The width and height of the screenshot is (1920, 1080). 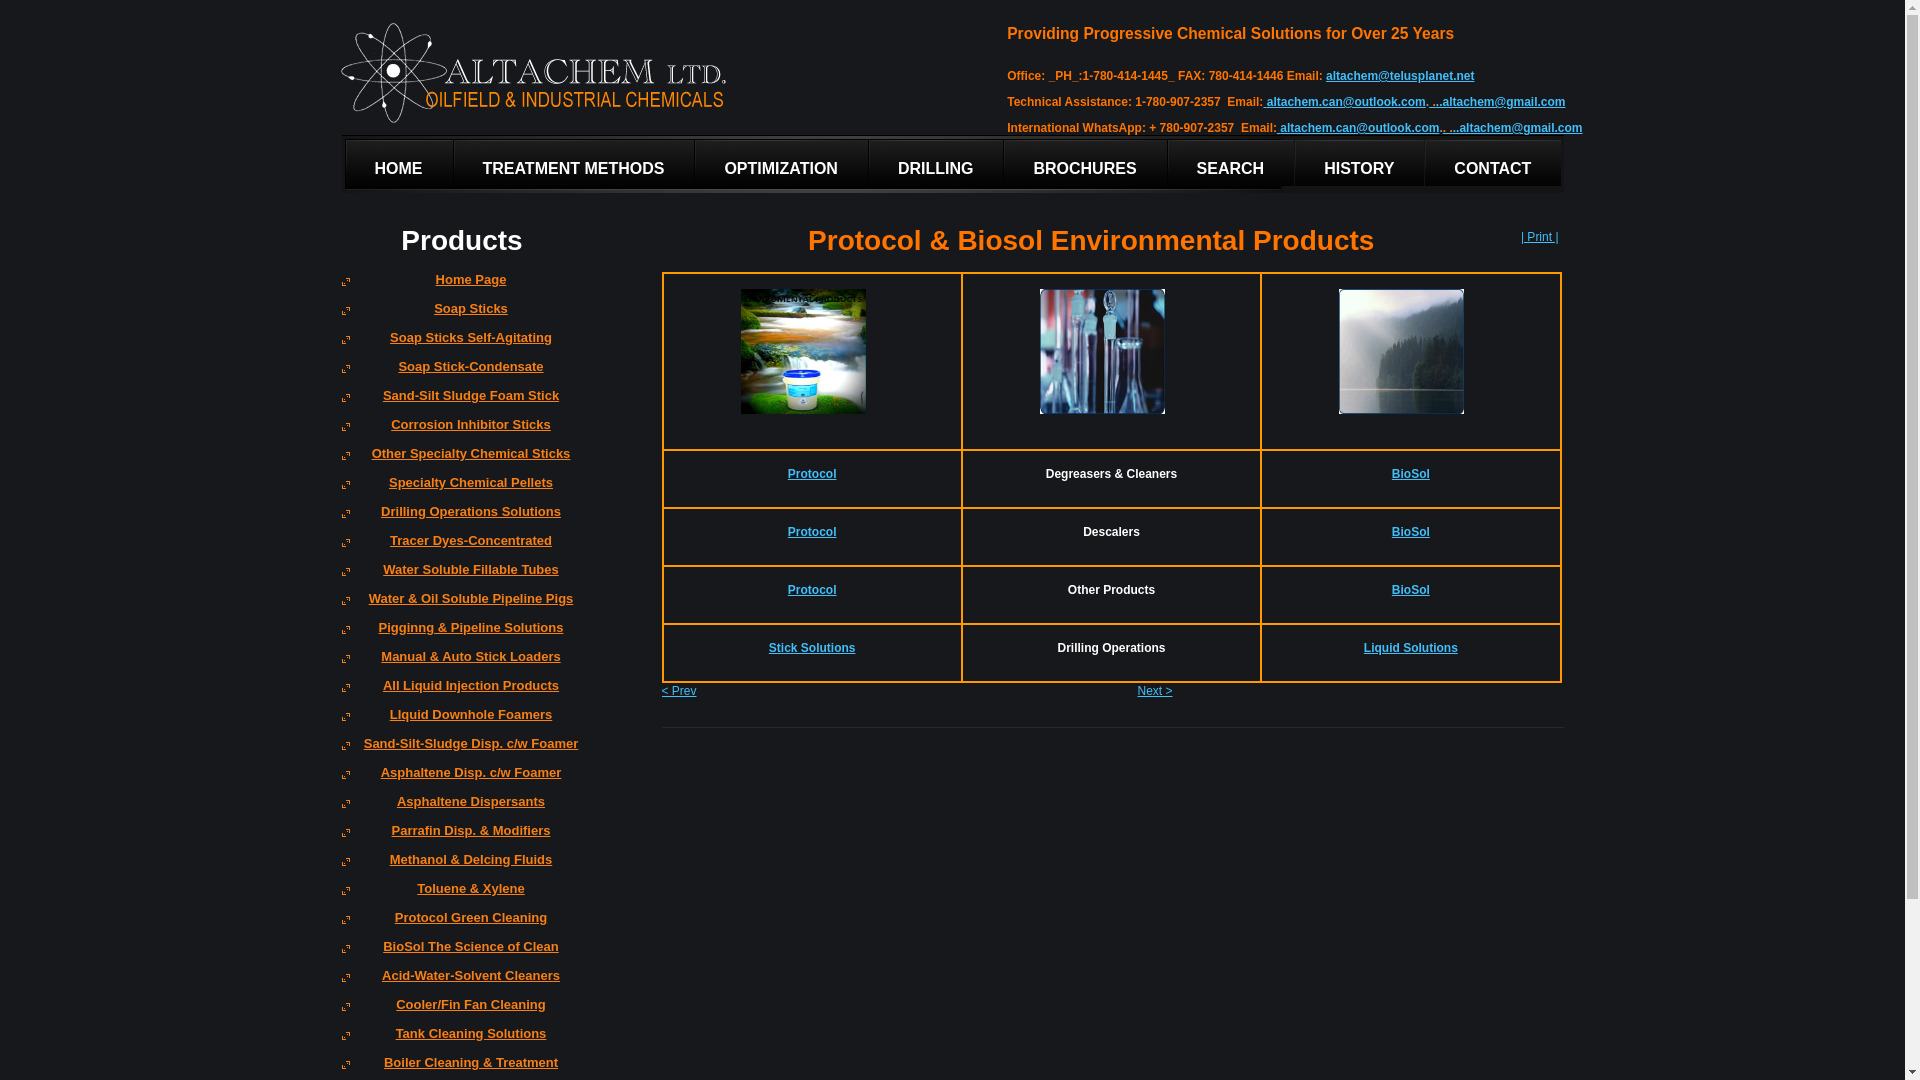 What do you see at coordinates (461, 924) in the screenshot?
I see `'Protocol Green Cleaning'` at bounding box center [461, 924].